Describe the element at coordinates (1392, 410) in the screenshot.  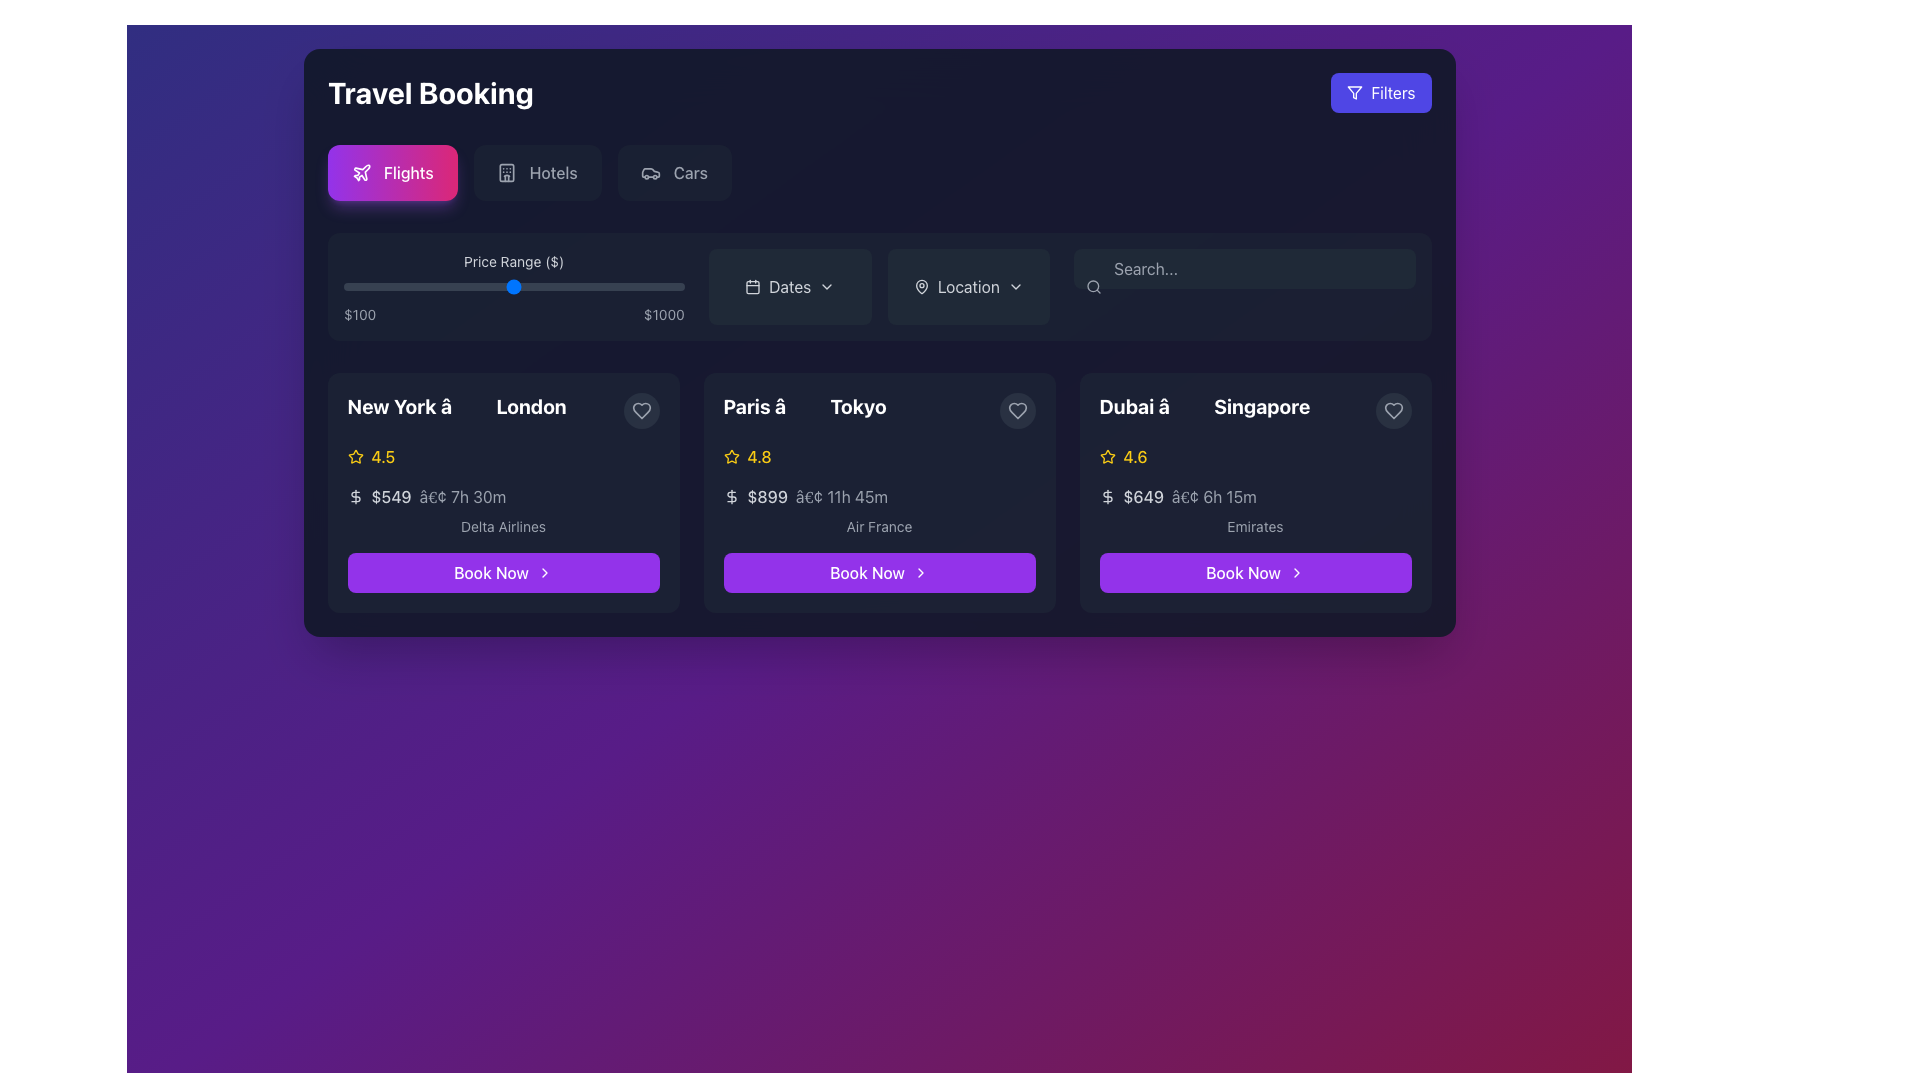
I see `the 'like' button located at the top-right corner of the flight card displaying 'Dubai → Singapore' to mark the flight as a favorite` at that location.